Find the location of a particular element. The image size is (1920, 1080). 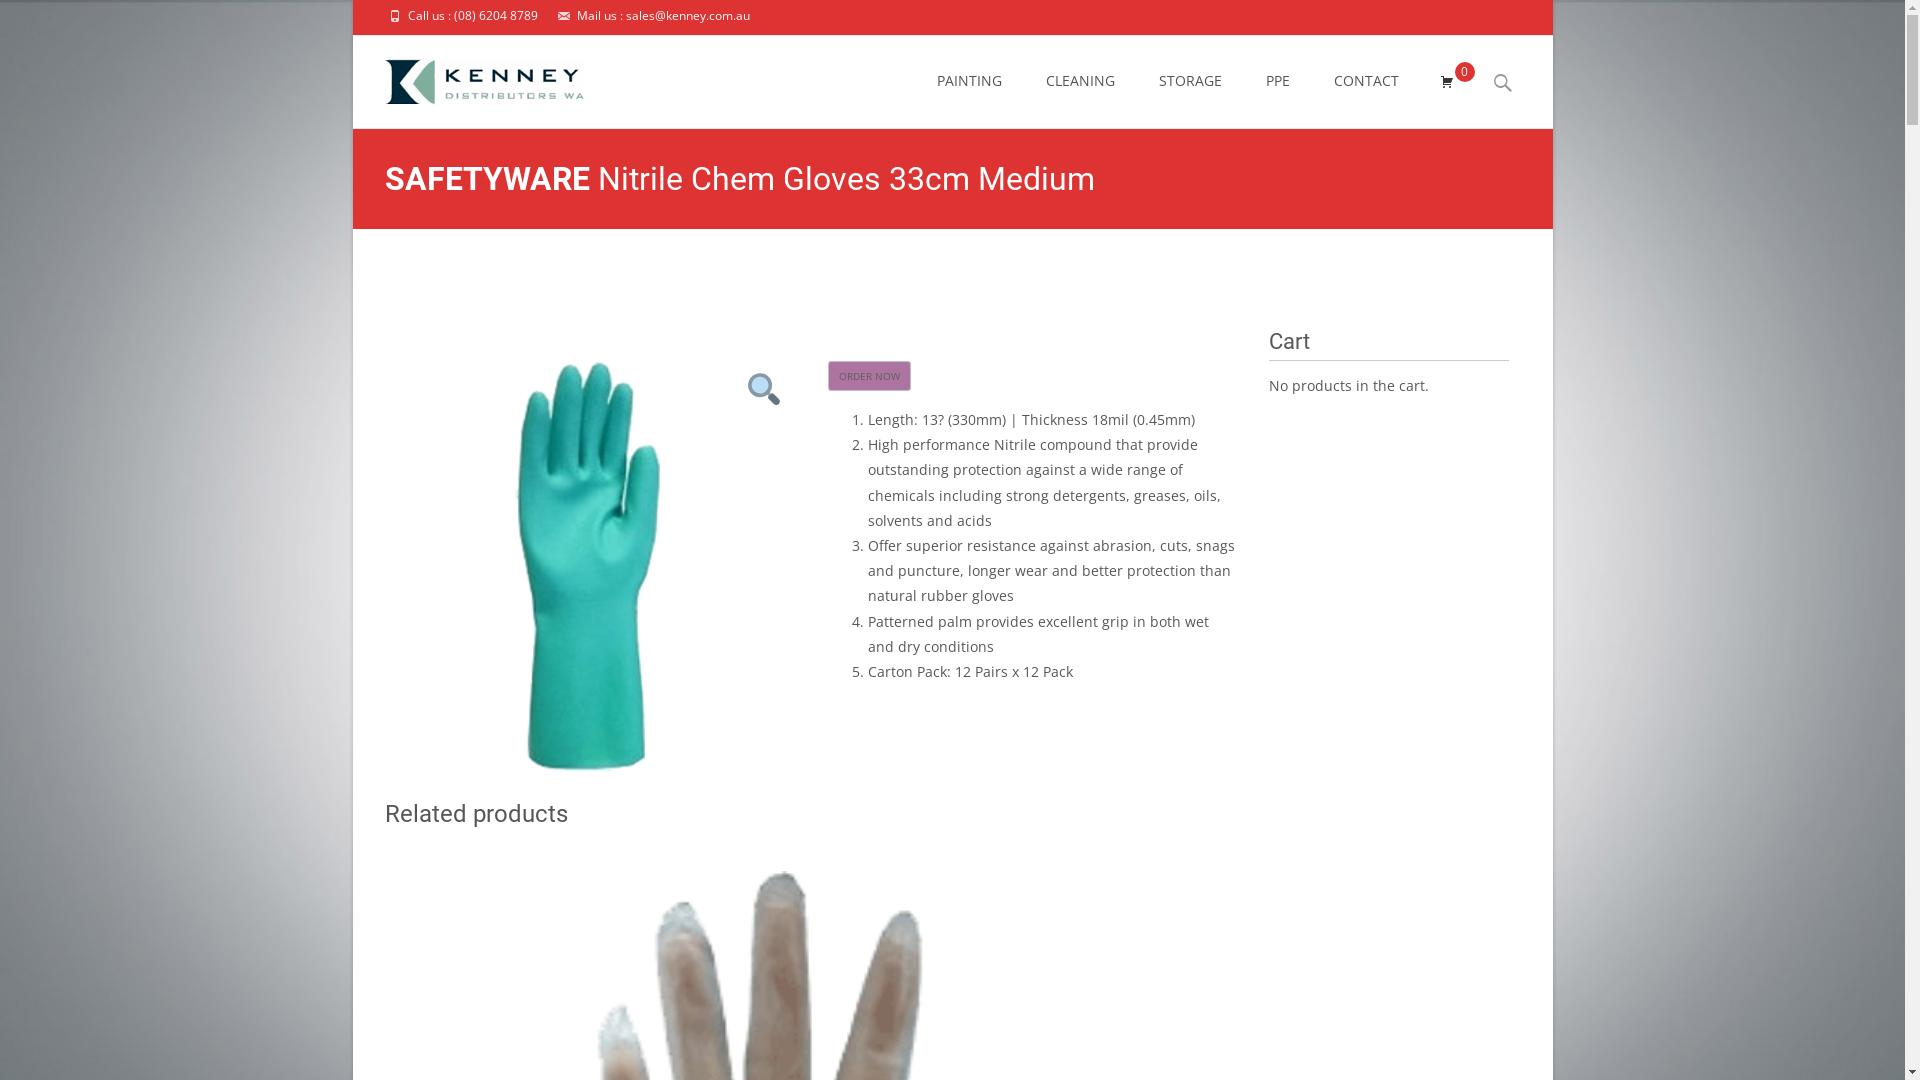

'Kenney Distributors WA' is located at coordinates (911, 278).